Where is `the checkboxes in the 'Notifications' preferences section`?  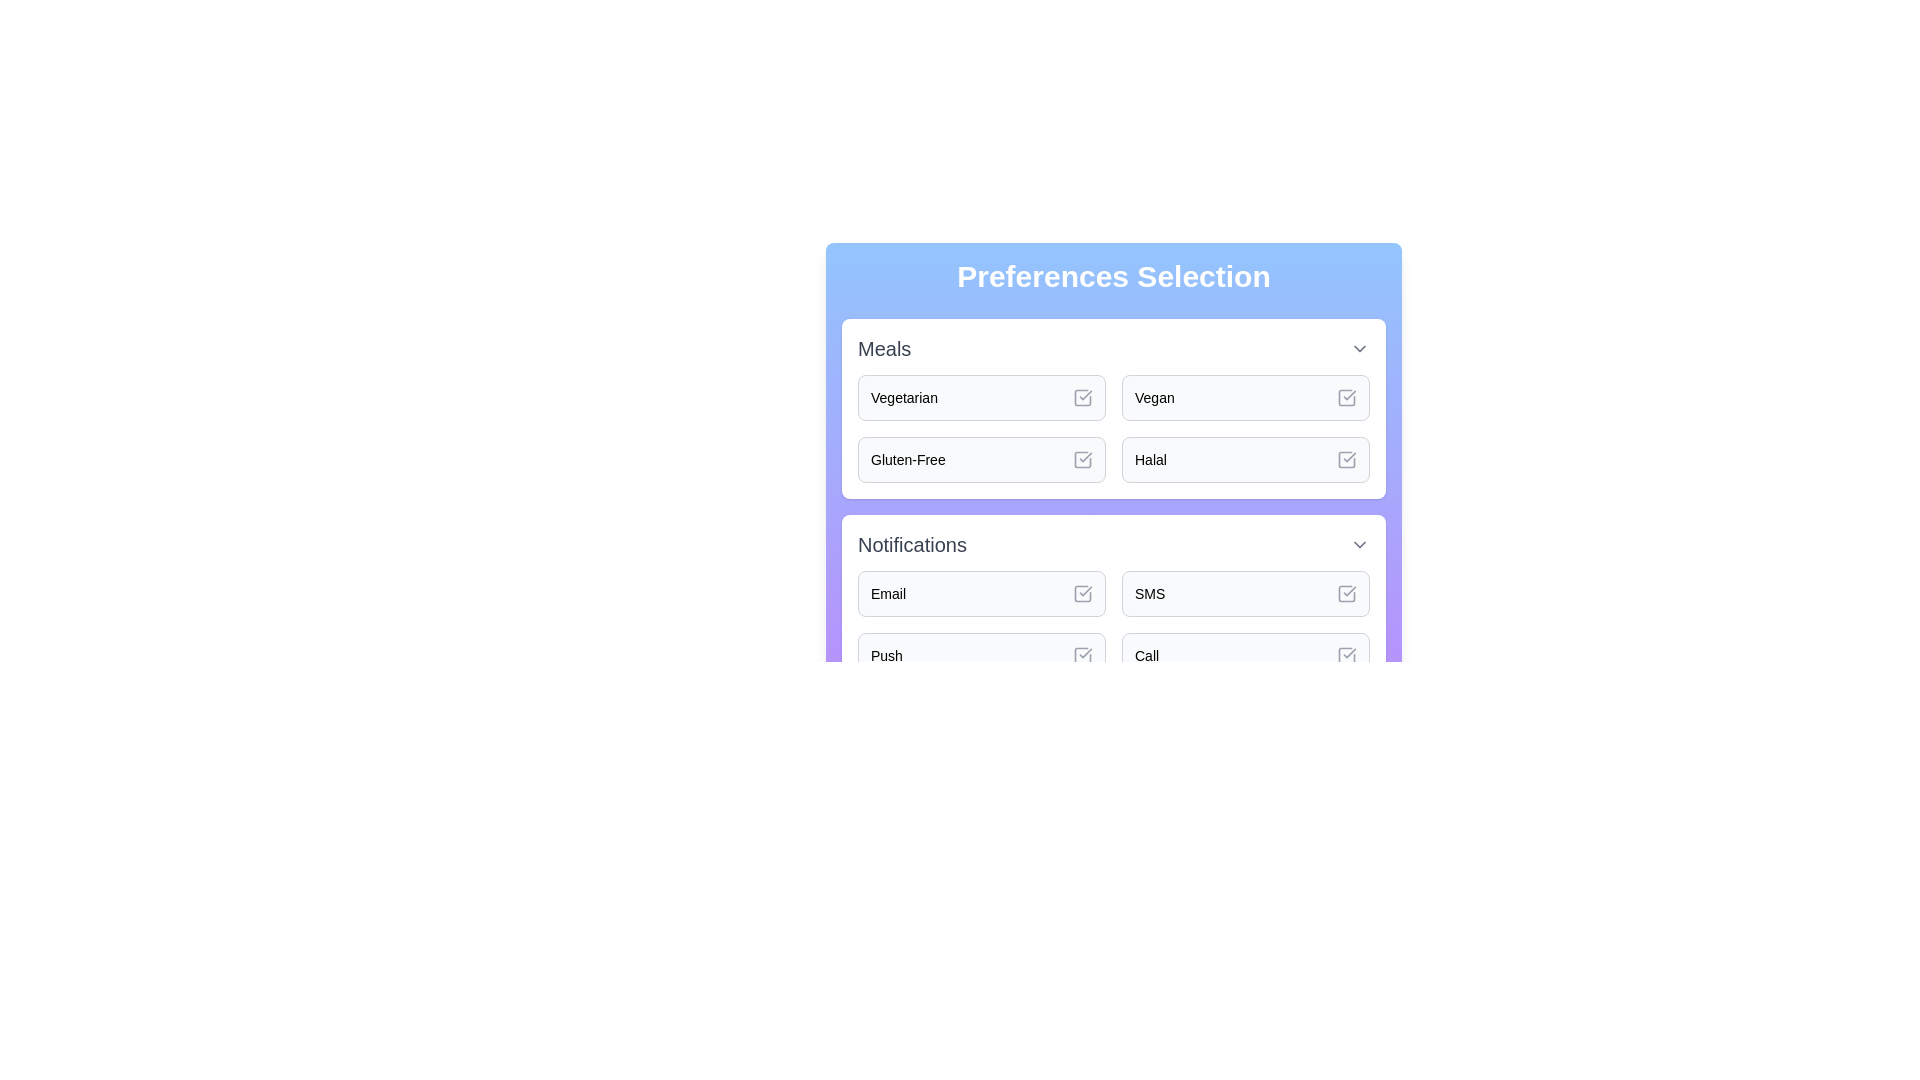
the checkboxes in the 'Notifications' preferences section is located at coordinates (1112, 623).